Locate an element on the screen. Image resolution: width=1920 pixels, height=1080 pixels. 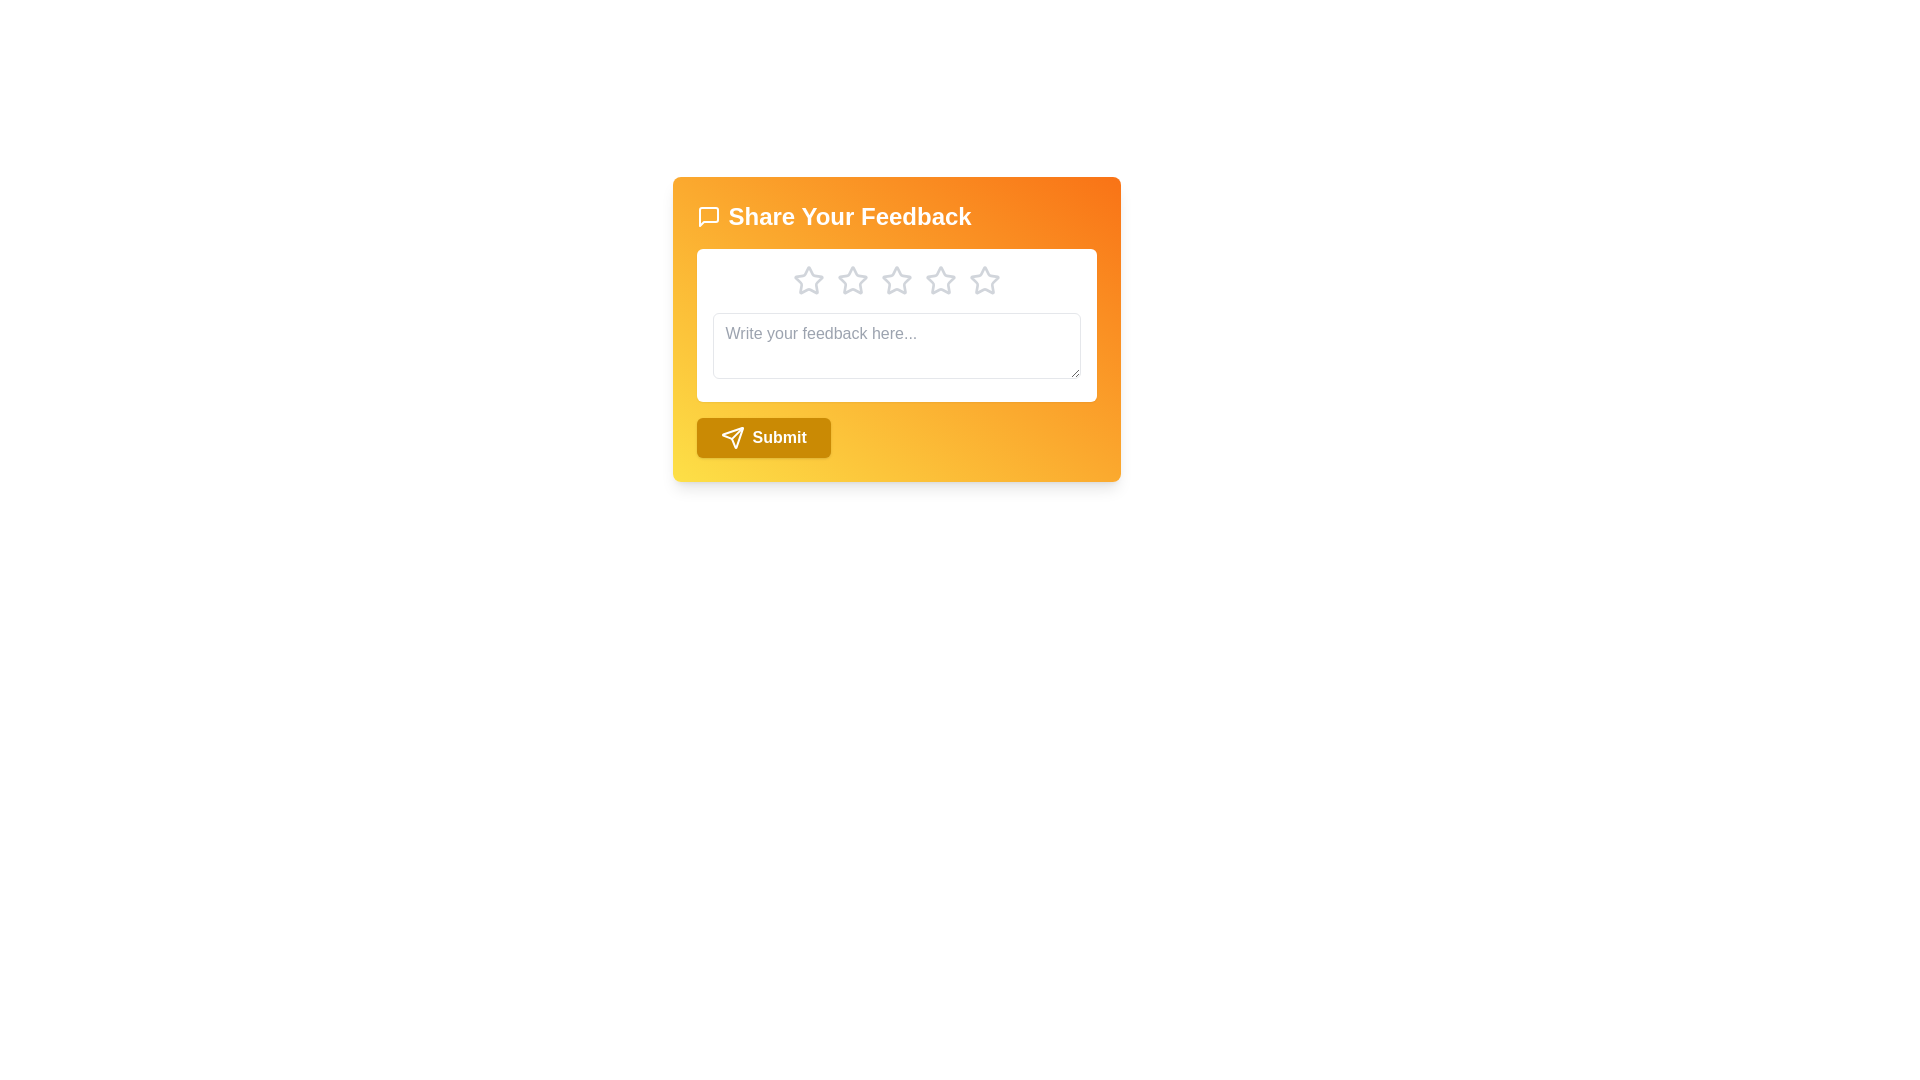
the fifth star-shaped rating icon with a hollow center is located at coordinates (984, 280).